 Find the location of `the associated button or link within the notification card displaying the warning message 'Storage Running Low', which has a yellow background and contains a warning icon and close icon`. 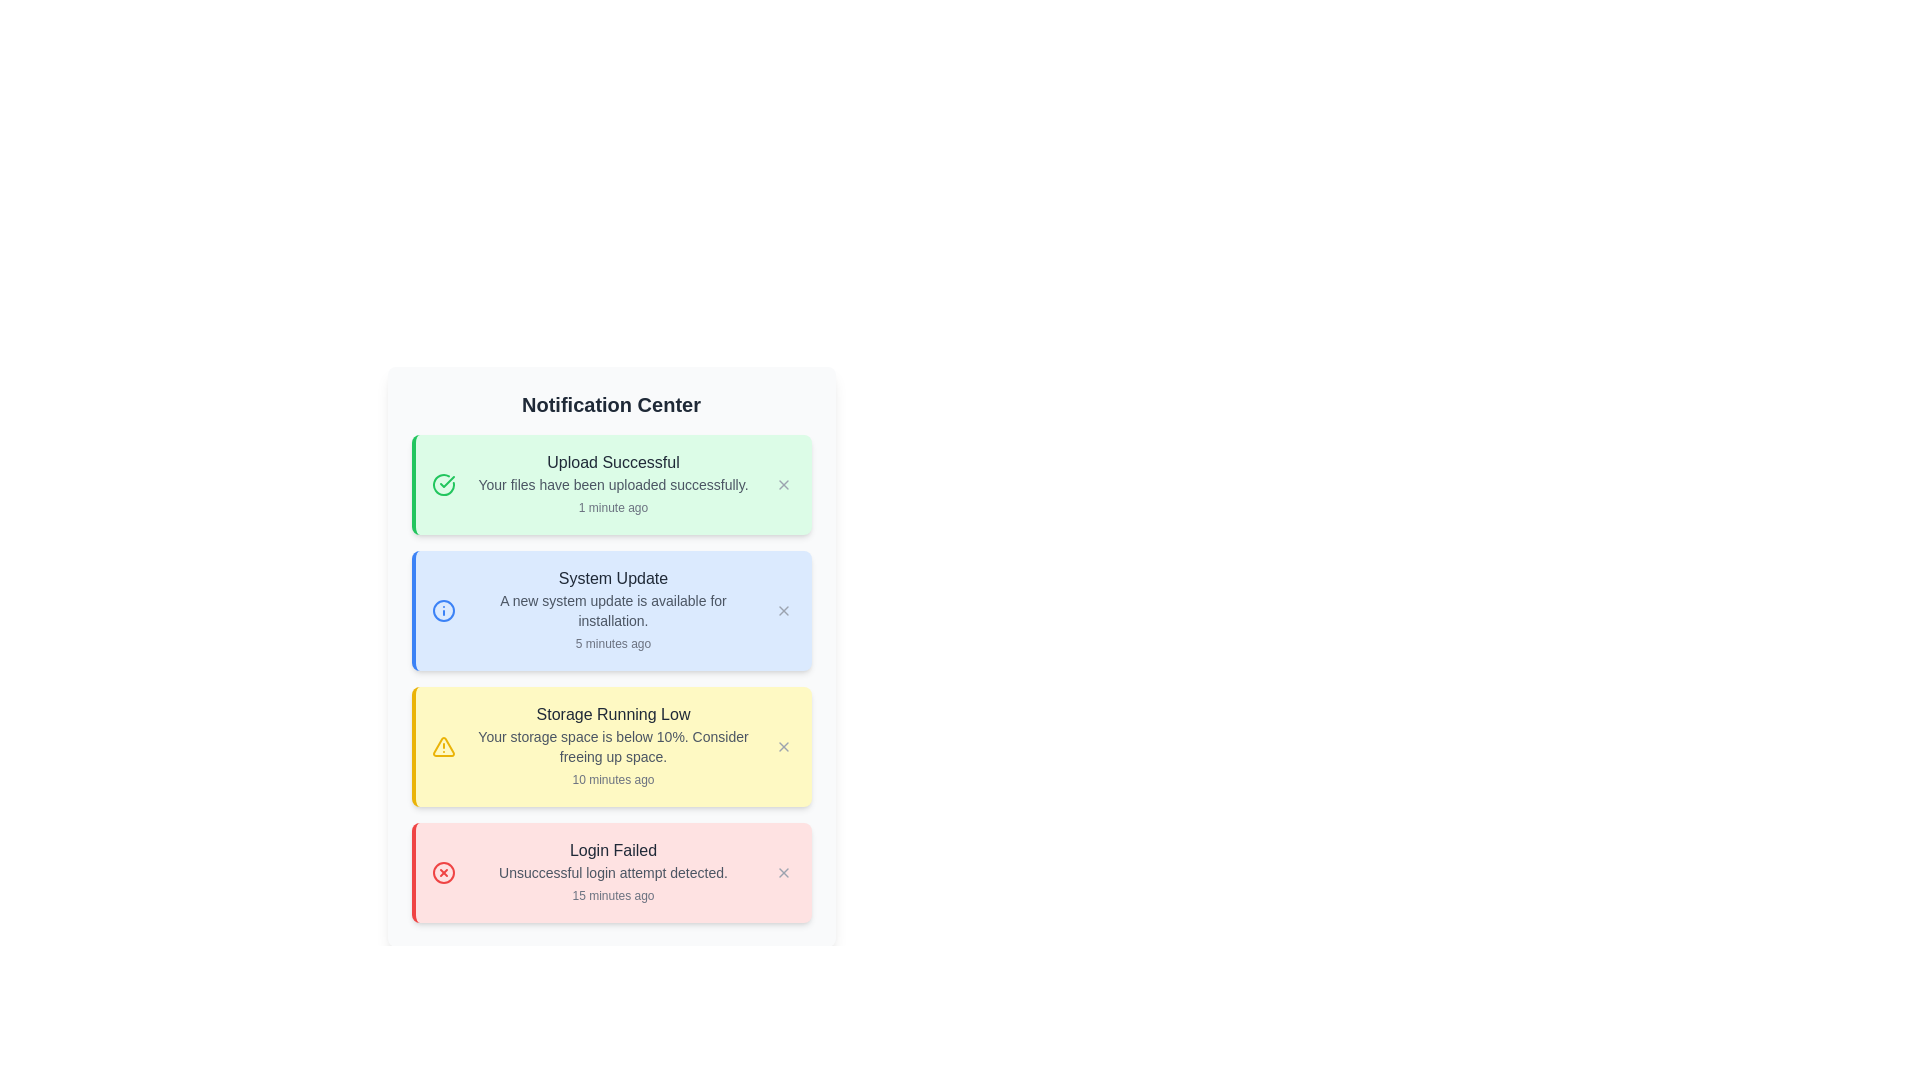

the associated button or link within the notification card displaying the warning message 'Storage Running Low', which has a yellow background and contains a warning icon and close icon is located at coordinates (612, 747).